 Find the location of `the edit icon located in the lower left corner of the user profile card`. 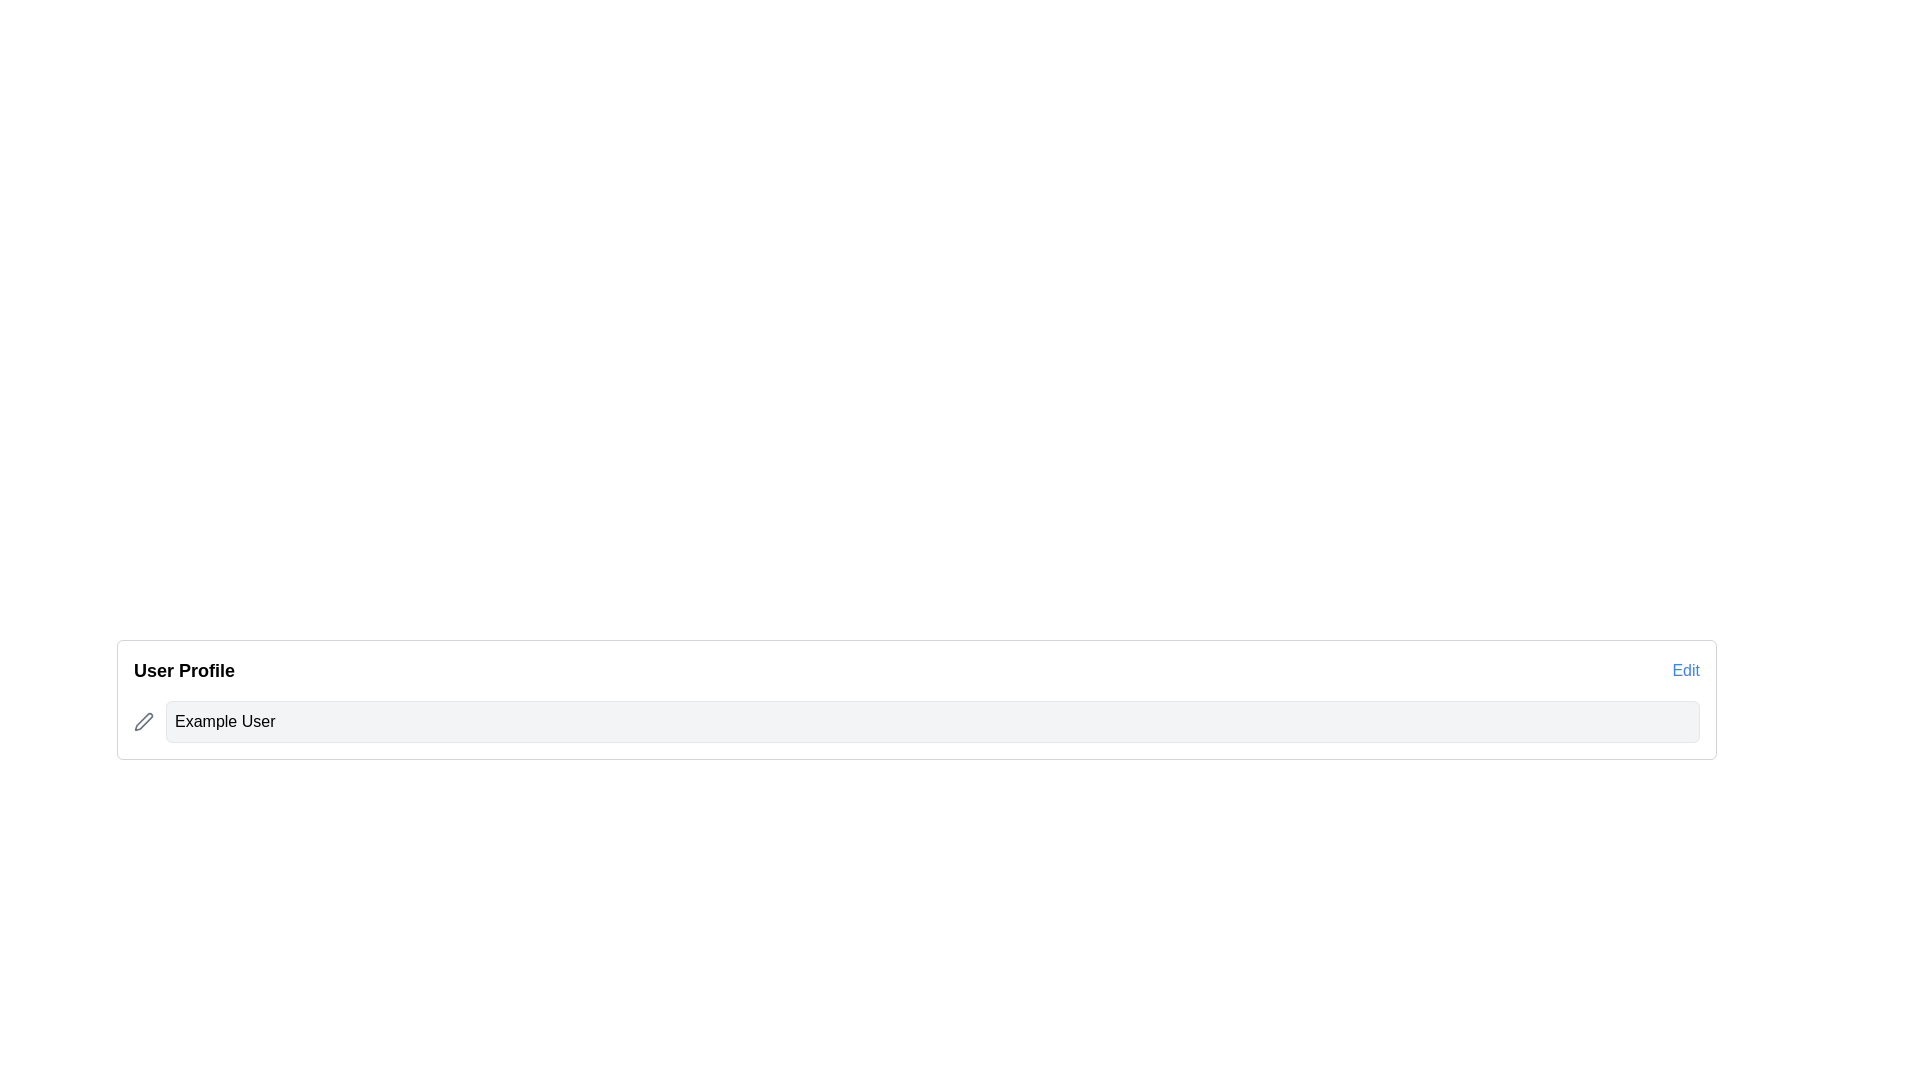

the edit icon located in the lower left corner of the user profile card is located at coordinates (143, 721).